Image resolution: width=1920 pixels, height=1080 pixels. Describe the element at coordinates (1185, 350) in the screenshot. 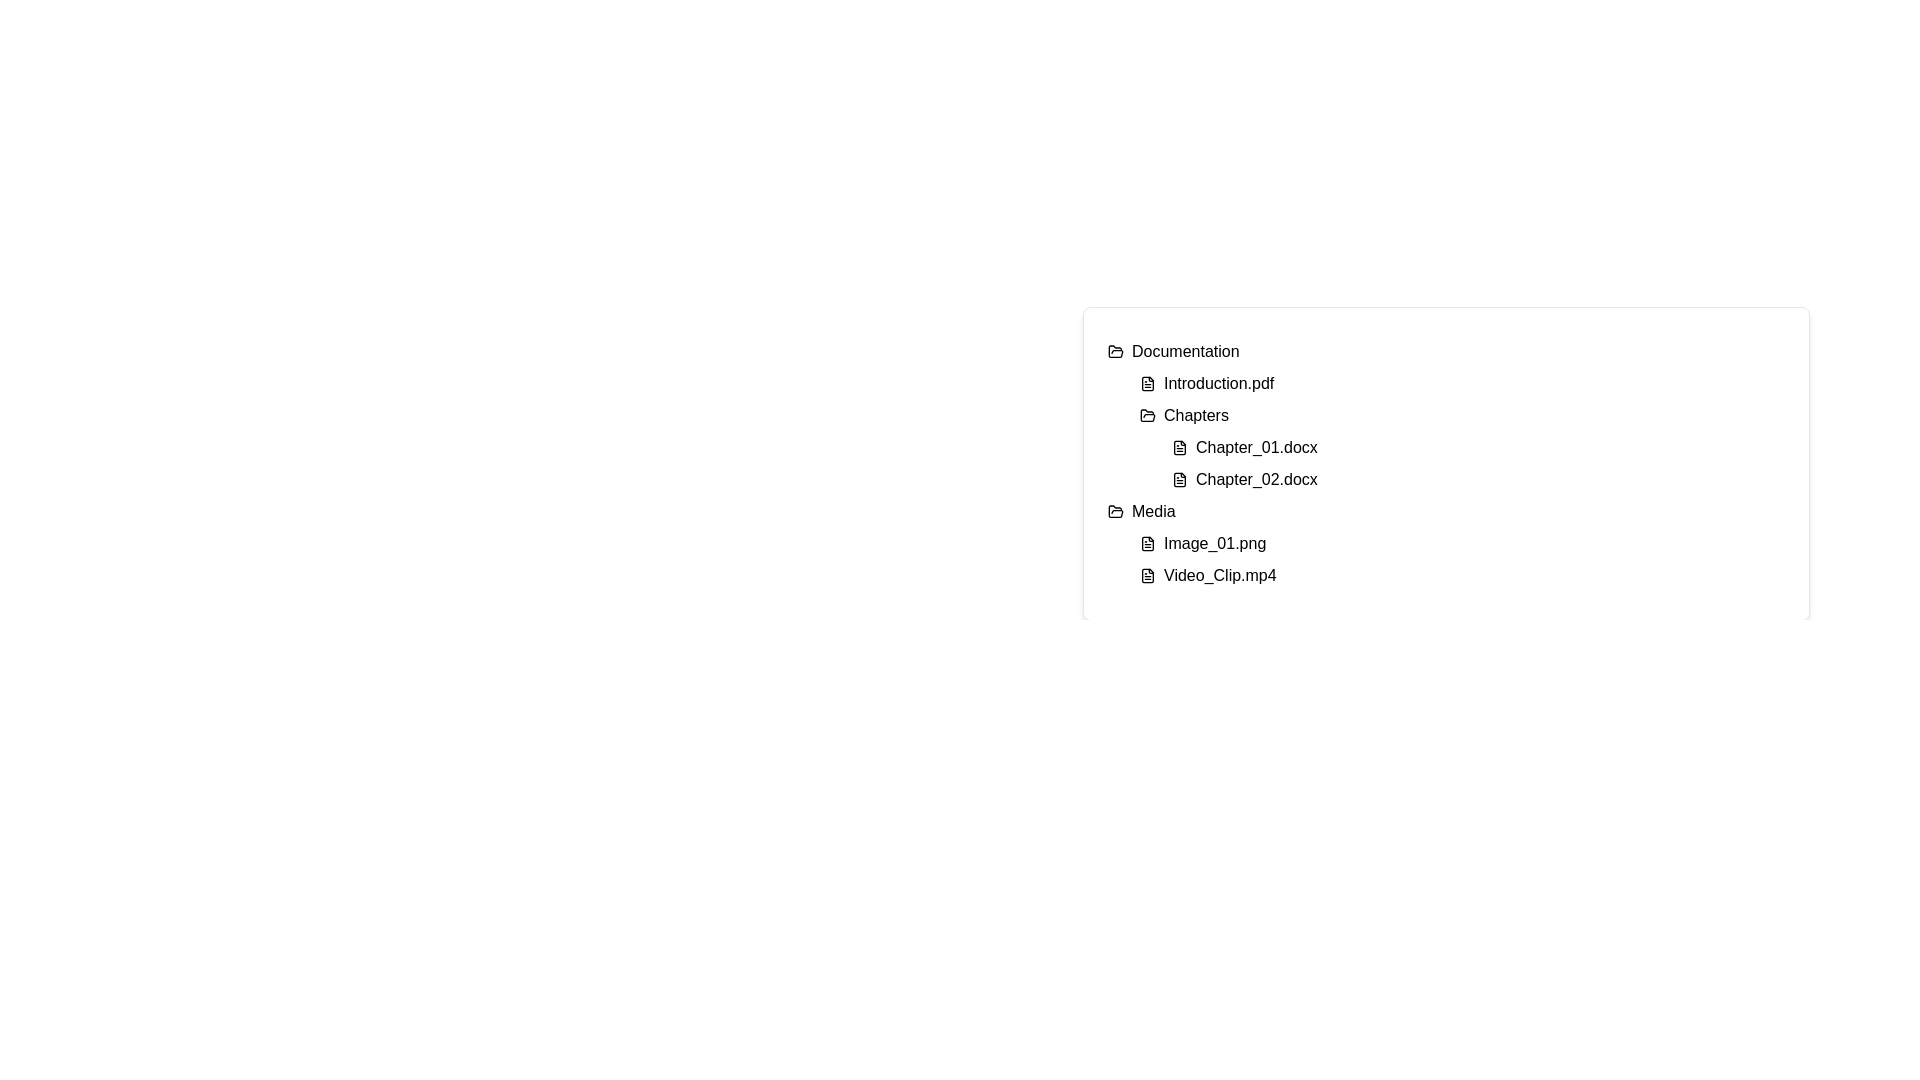

I see `text of the Static Text Label that reads 'Documentation', which is positioned to the right of the folder icon in the tab section of the document structure list` at that location.